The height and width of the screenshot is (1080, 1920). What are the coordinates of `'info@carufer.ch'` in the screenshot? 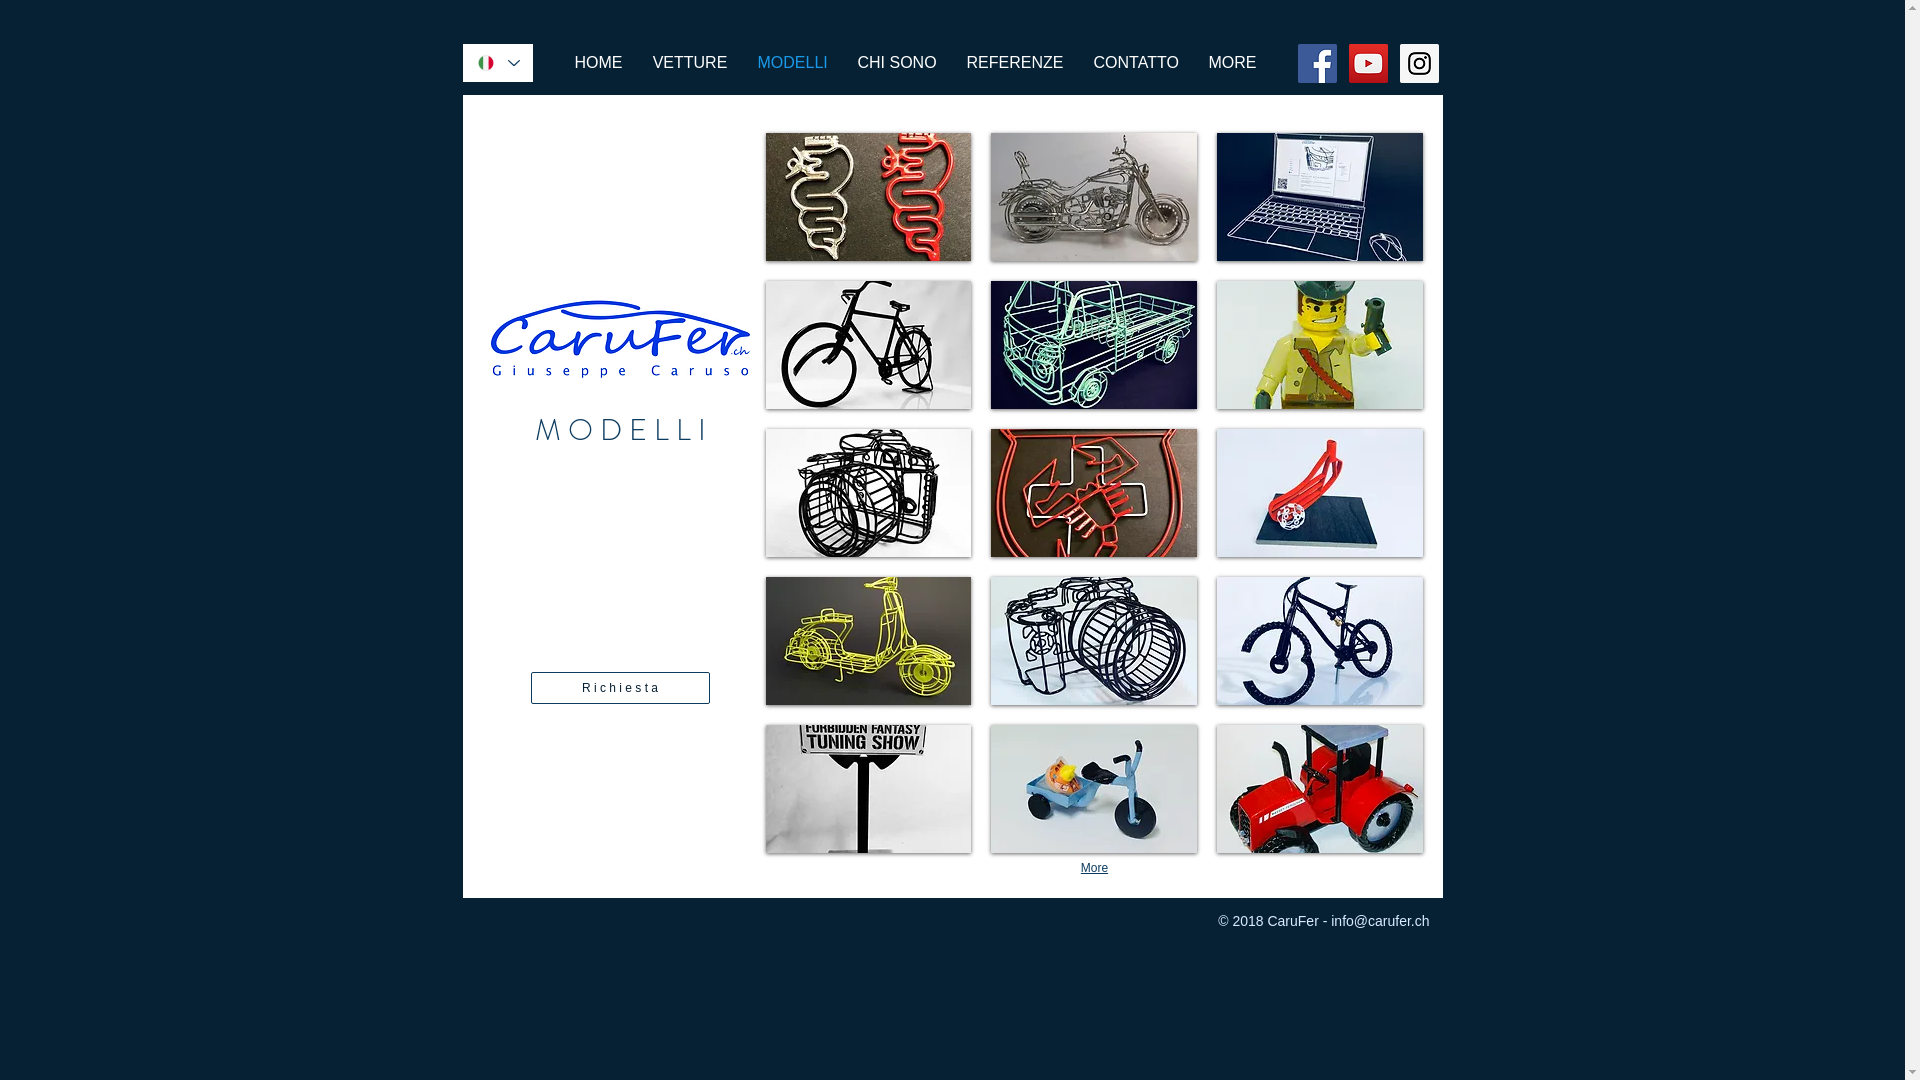 It's located at (1379, 921).